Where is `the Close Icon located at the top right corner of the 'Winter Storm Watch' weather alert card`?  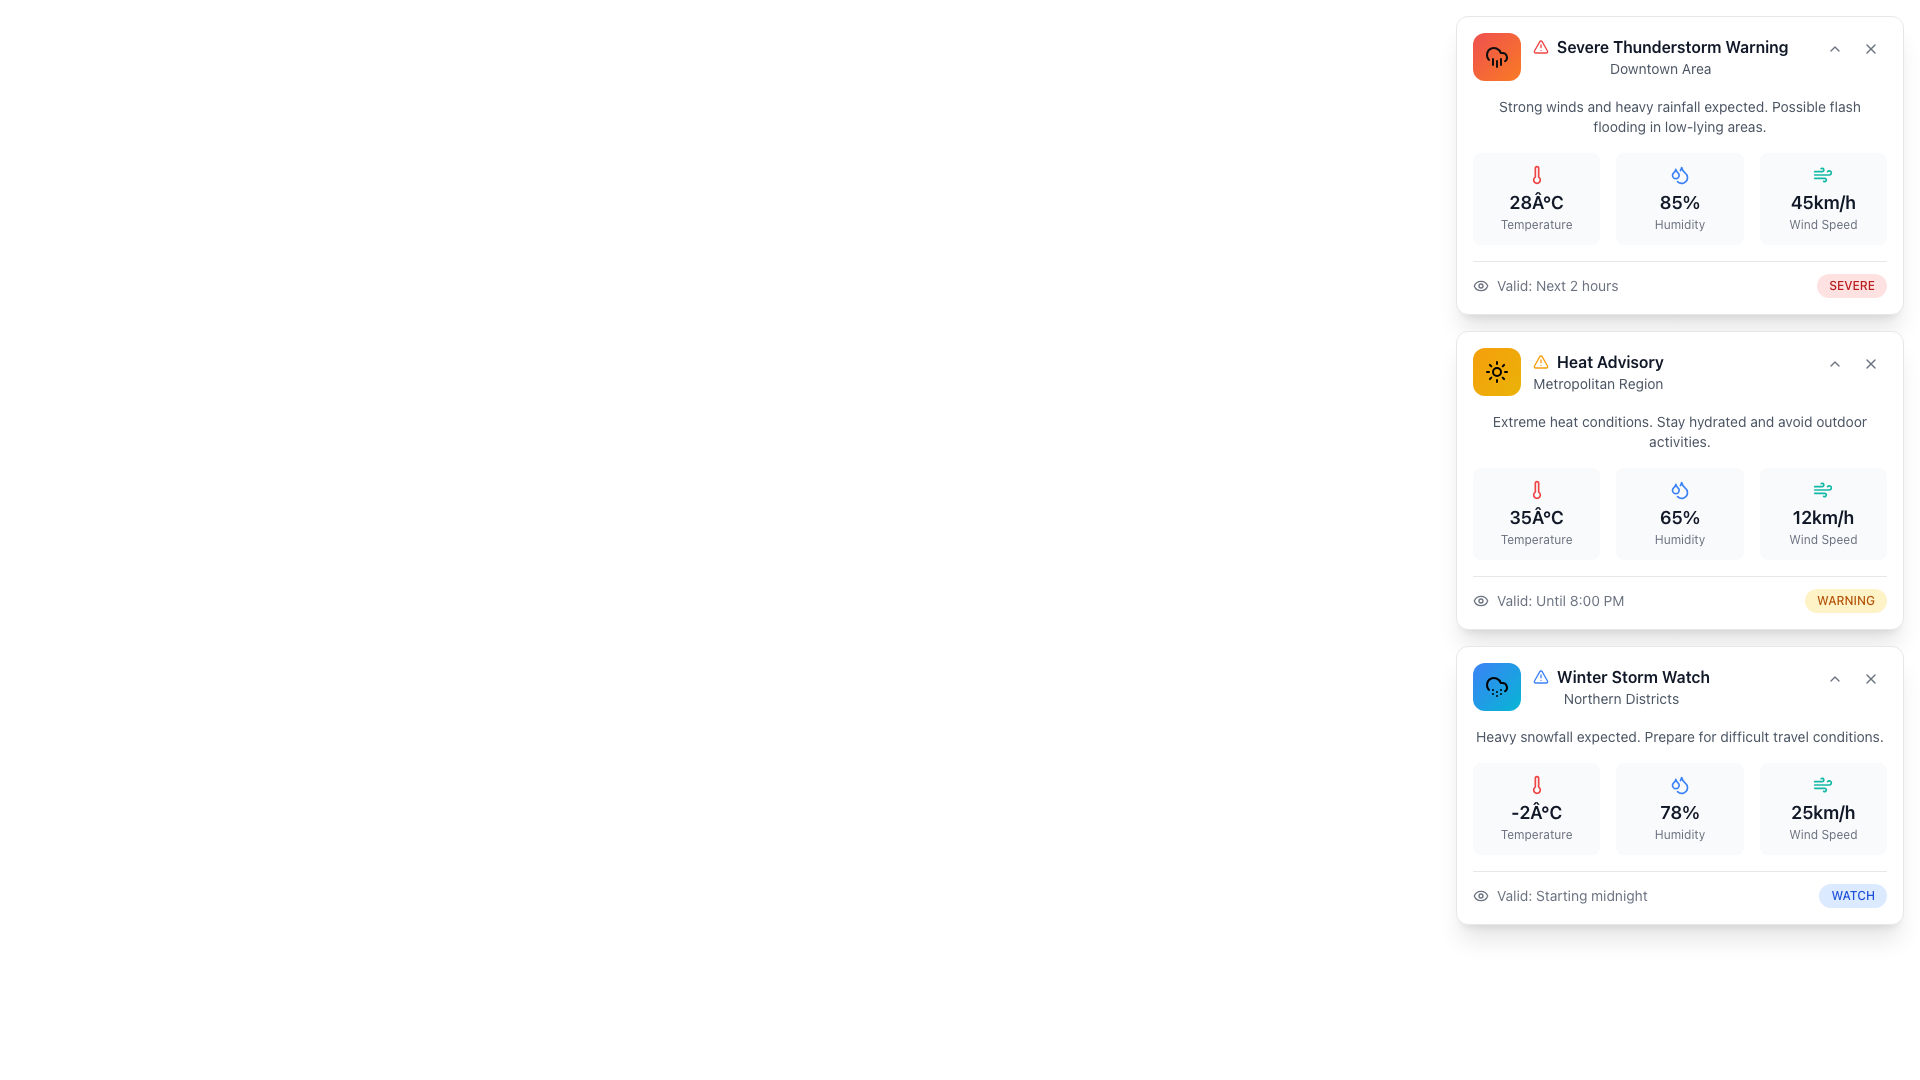
the Close Icon located at the top right corner of the 'Winter Storm Watch' weather alert card is located at coordinates (1870, 677).